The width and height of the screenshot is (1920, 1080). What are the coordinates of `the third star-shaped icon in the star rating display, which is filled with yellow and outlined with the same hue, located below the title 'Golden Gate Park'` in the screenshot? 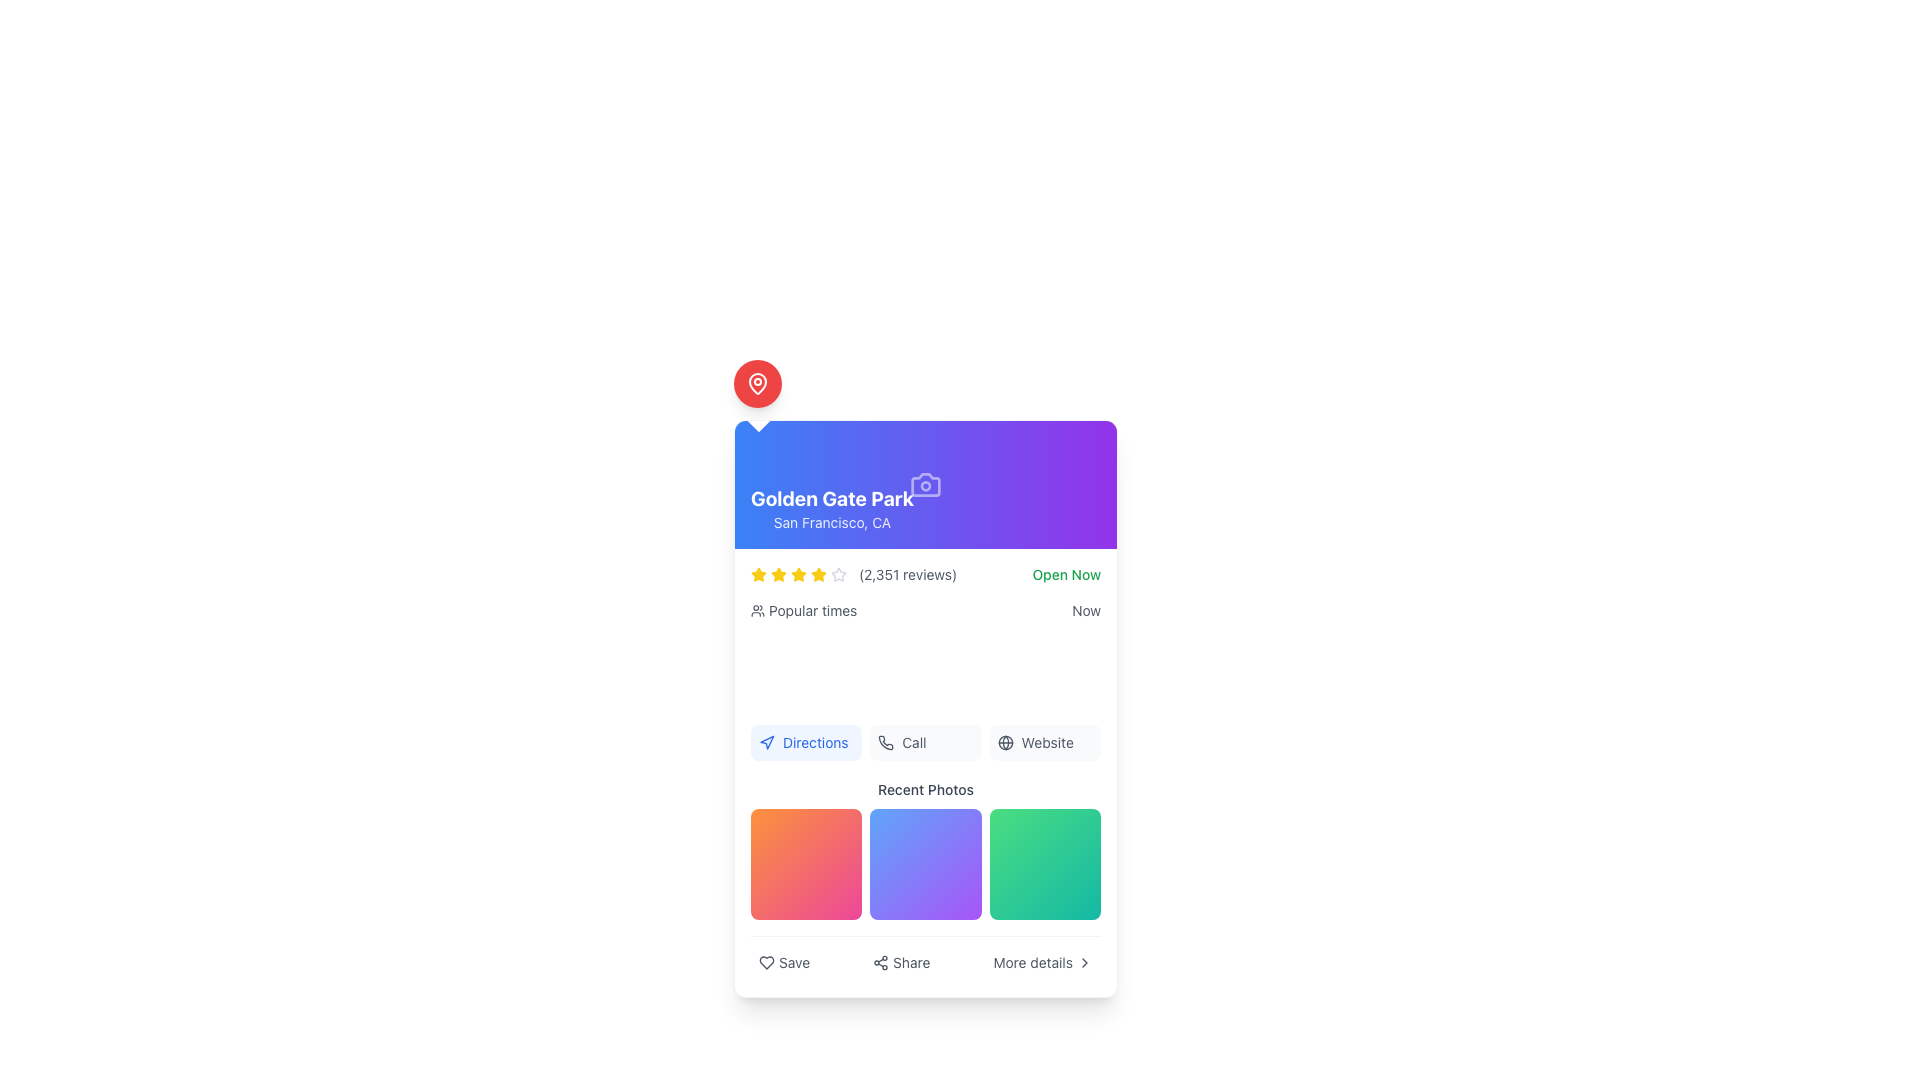 It's located at (777, 574).